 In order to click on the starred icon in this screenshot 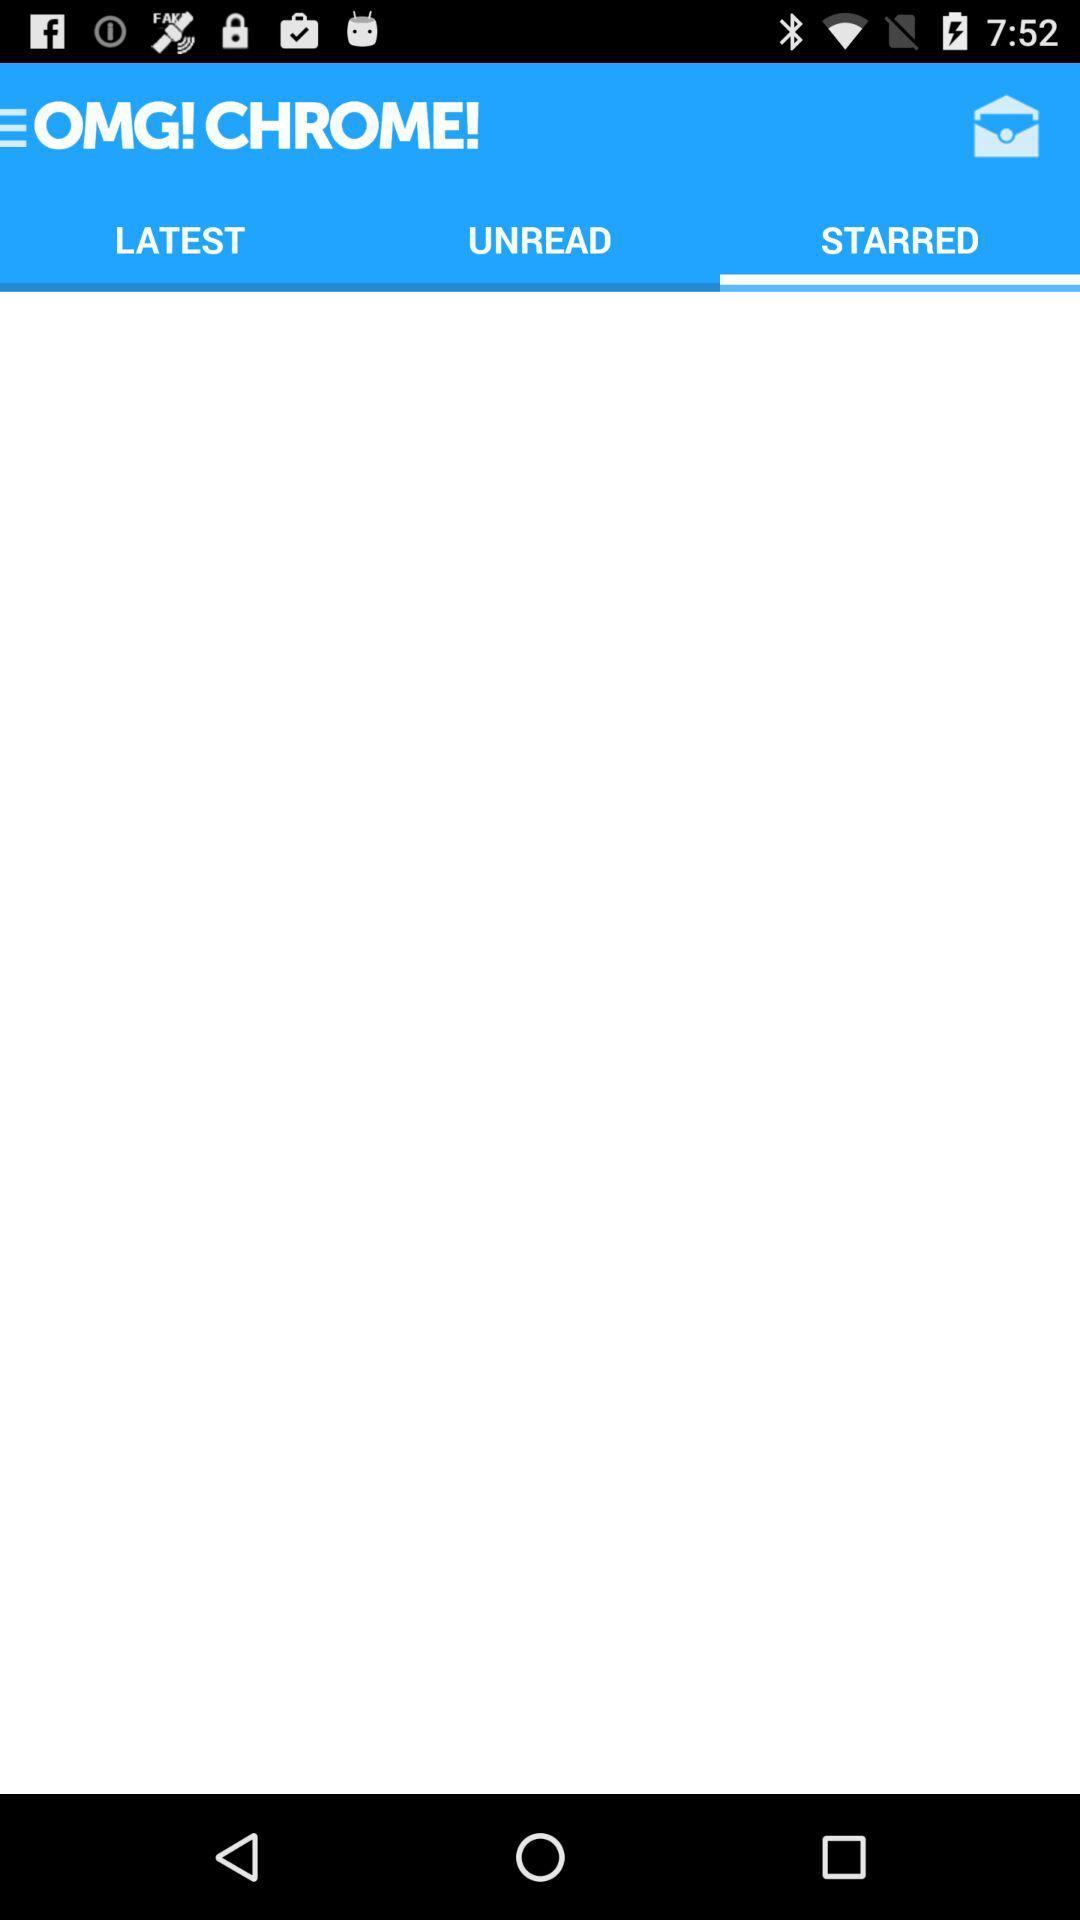, I will do `click(898, 239)`.